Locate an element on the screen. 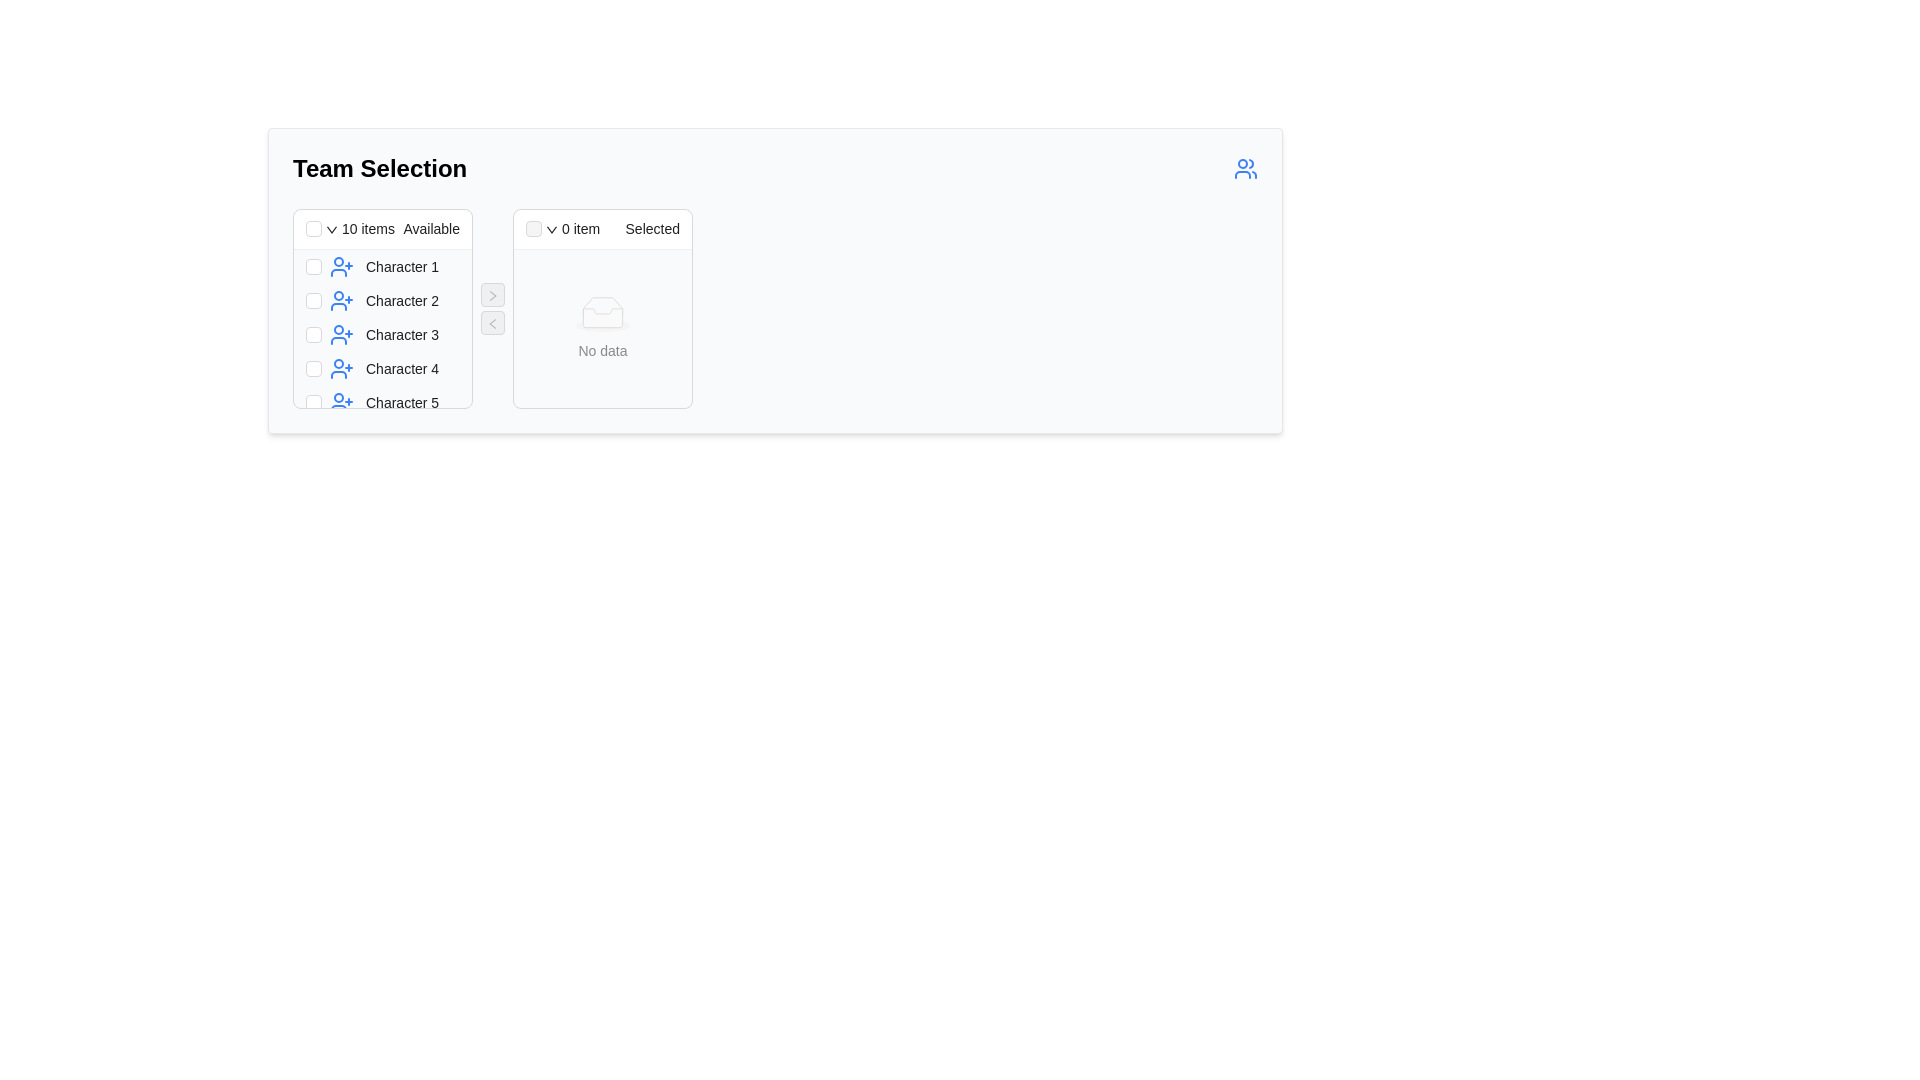 The height and width of the screenshot is (1080, 1920). the 'Available' text label located in the header section of the left panel, positioned to the right of the '10 items' label is located at coordinates (428, 227).